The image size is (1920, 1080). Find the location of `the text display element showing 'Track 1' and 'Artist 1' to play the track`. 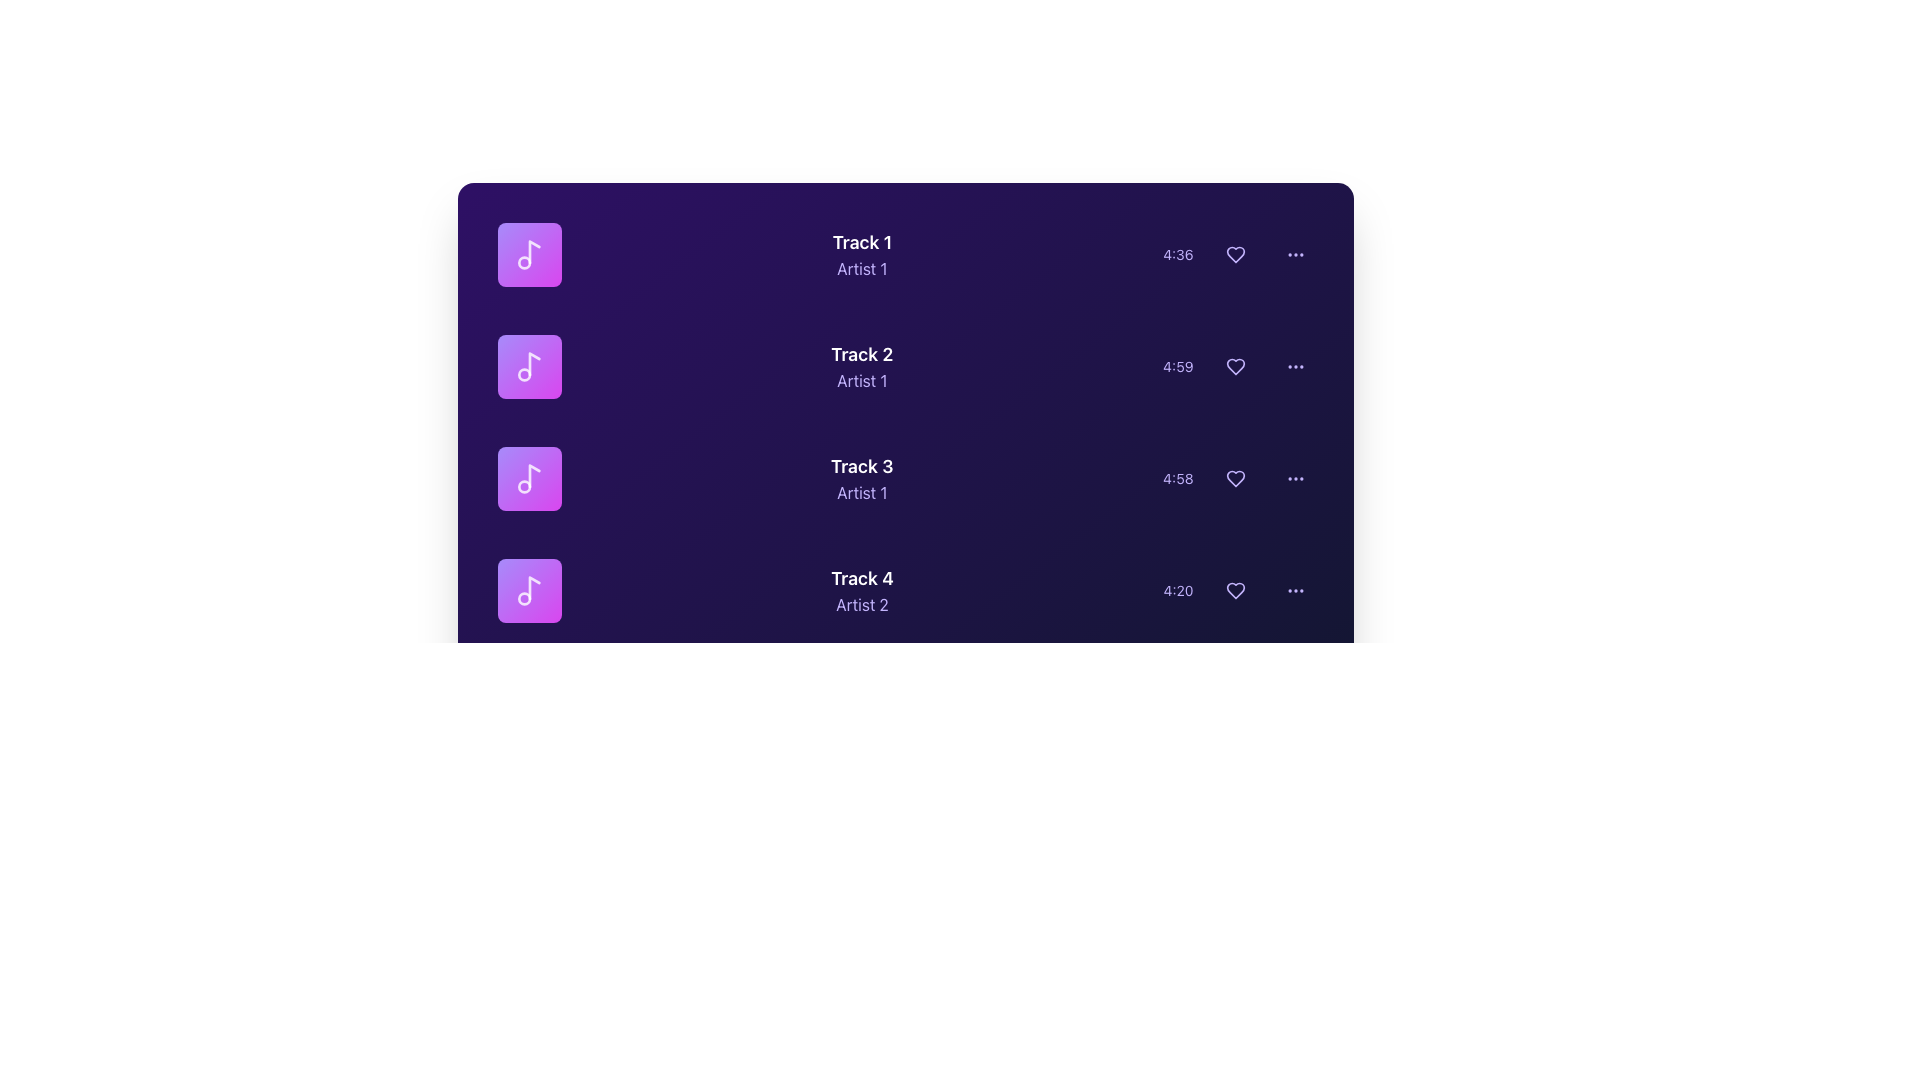

the text display element showing 'Track 1' and 'Artist 1' to play the track is located at coordinates (862, 253).